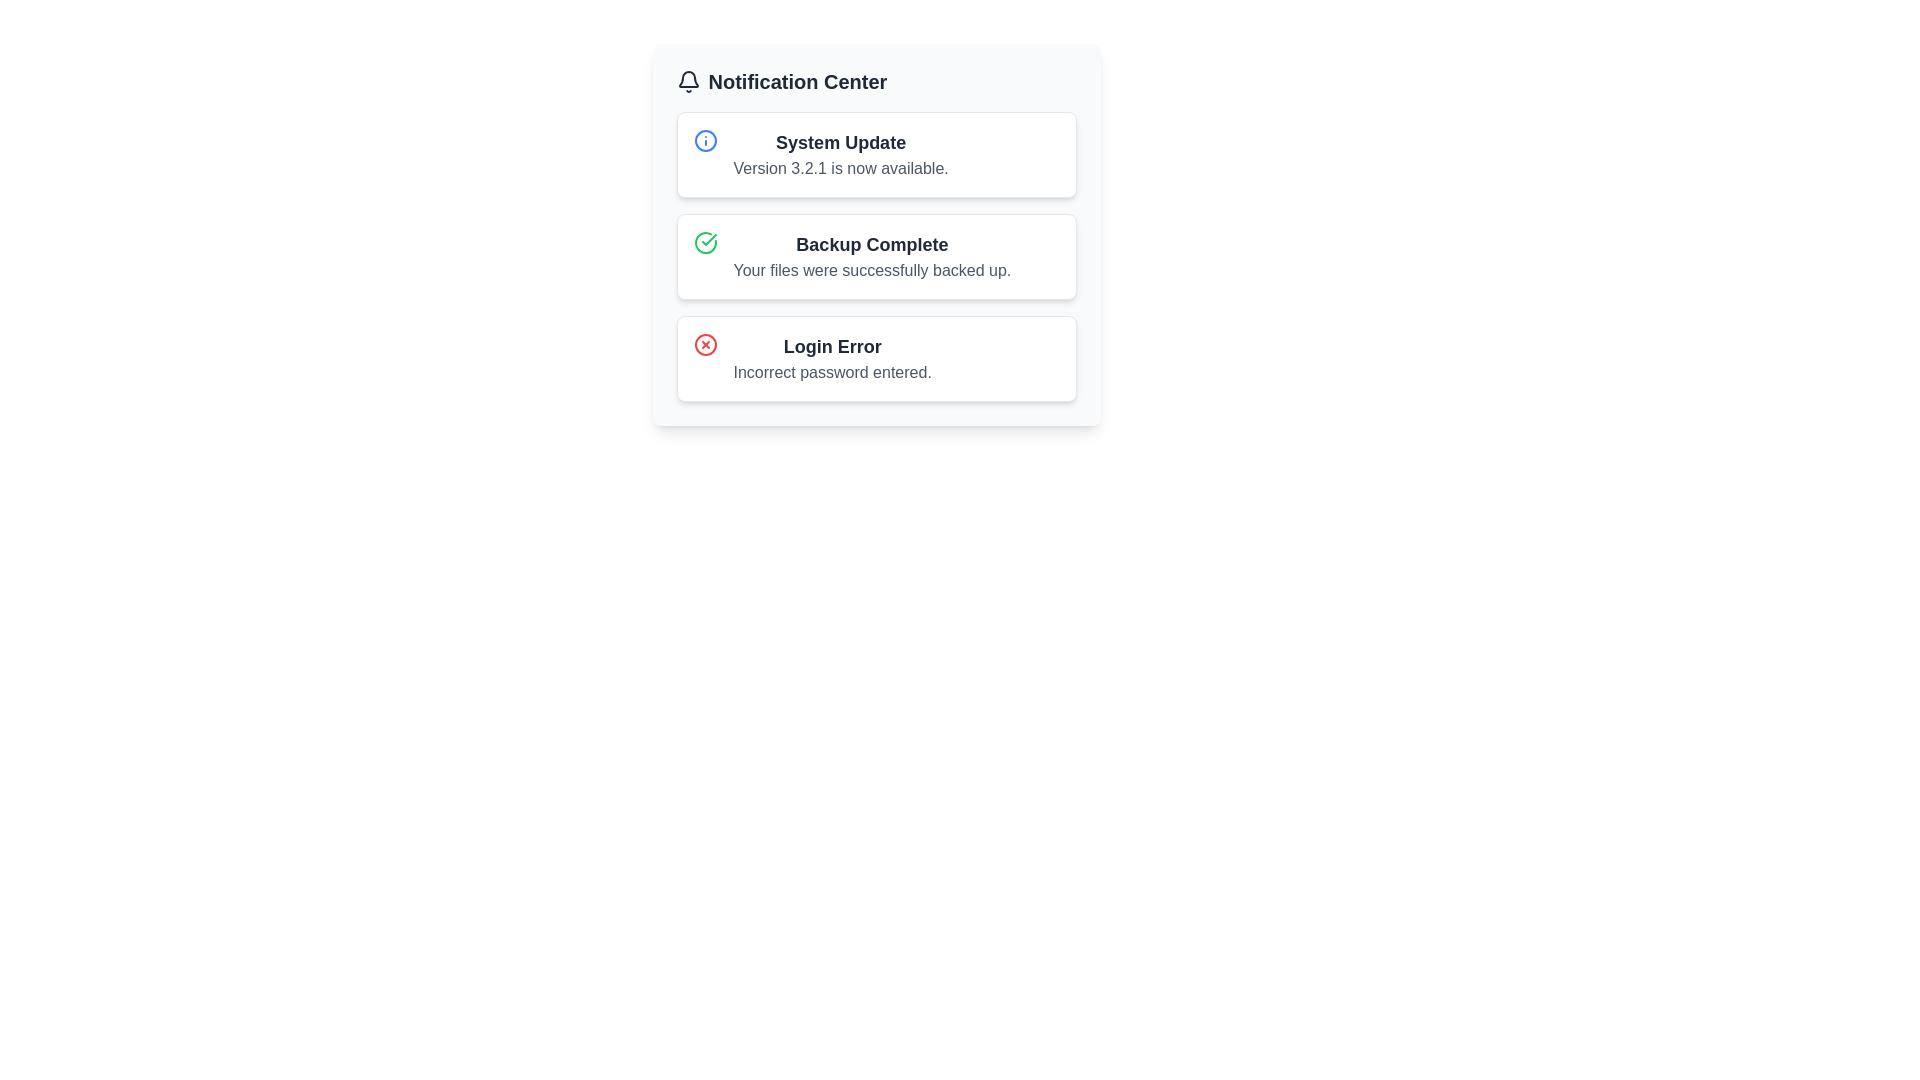 This screenshot has height=1080, width=1920. Describe the element at coordinates (688, 78) in the screenshot. I see `the curved base portion of the bell-shaped notification icon located to the top-left of the 'Notification Center' title` at that location.